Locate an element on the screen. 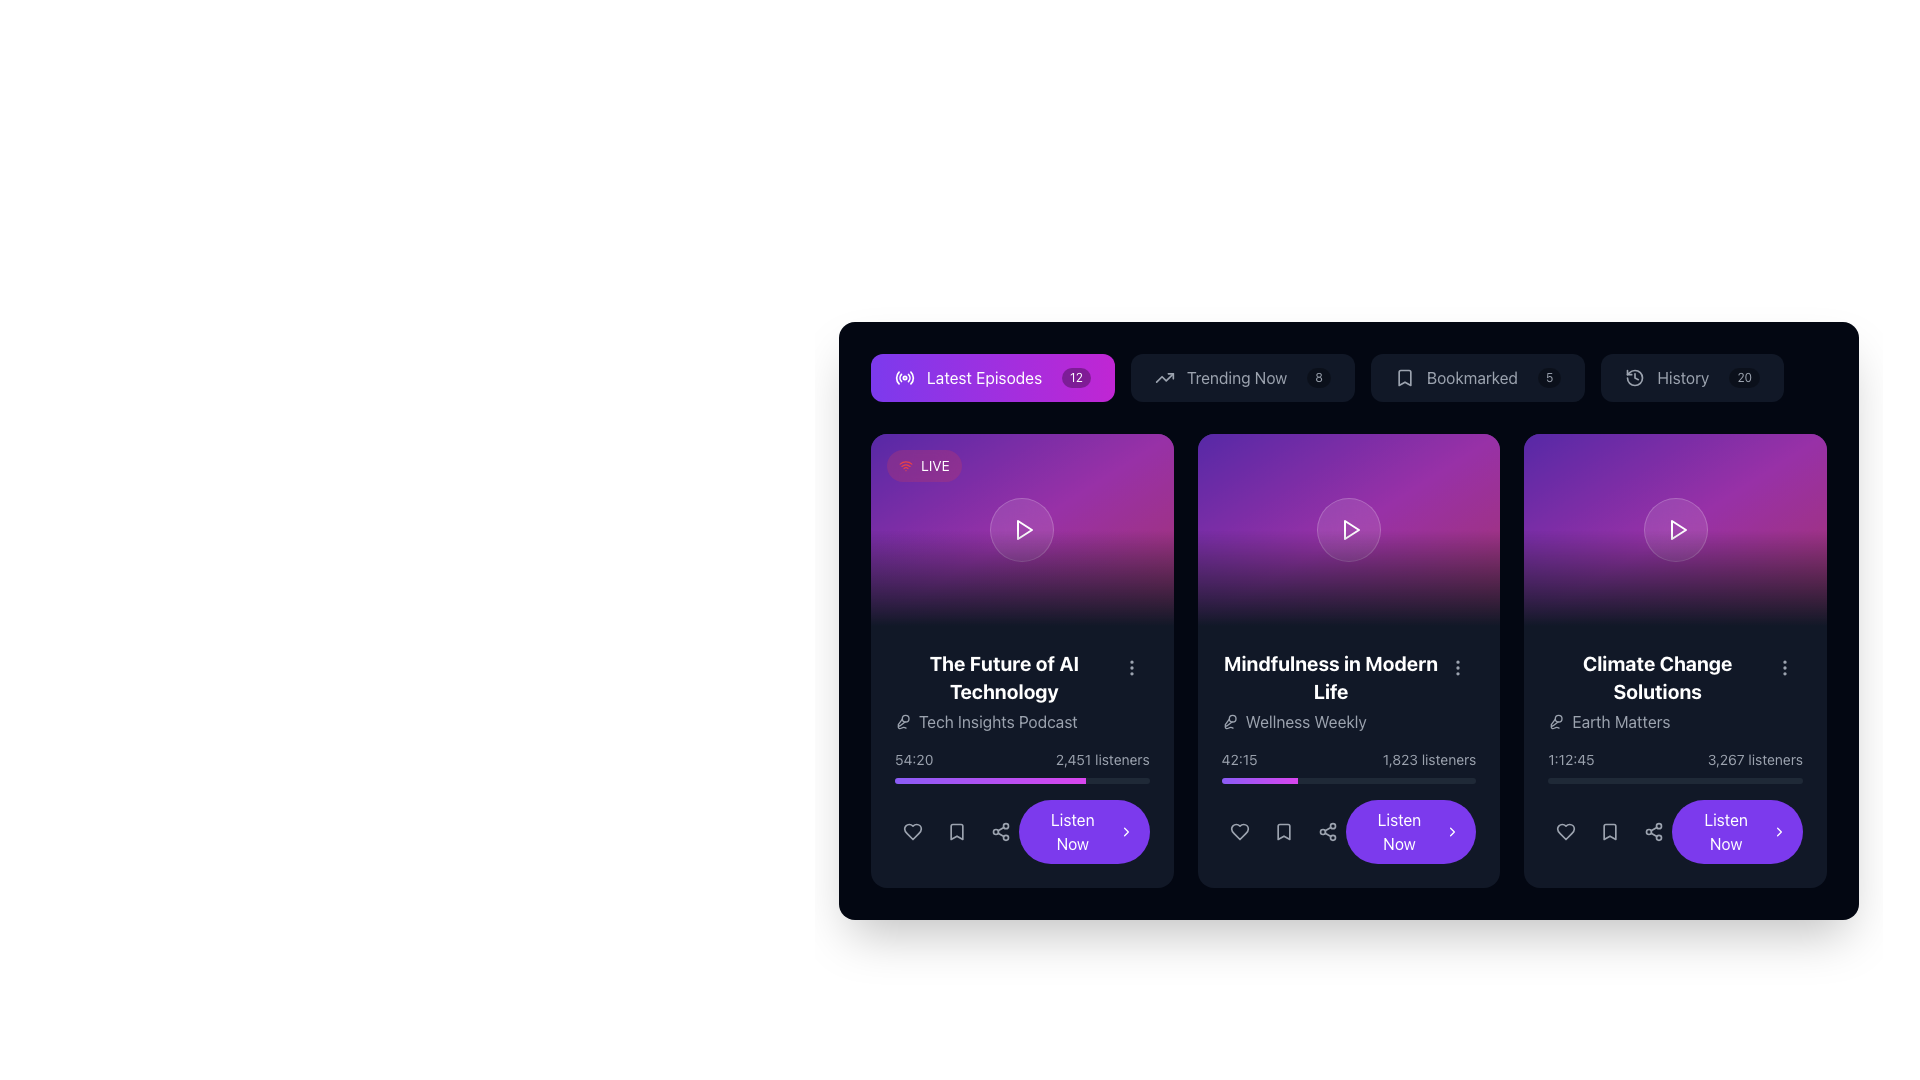  the share icon button located centrally between the heart and bookmark icons in the control panel below the 'Mindfulness in Modern Life' podcast card is located at coordinates (1327, 832).